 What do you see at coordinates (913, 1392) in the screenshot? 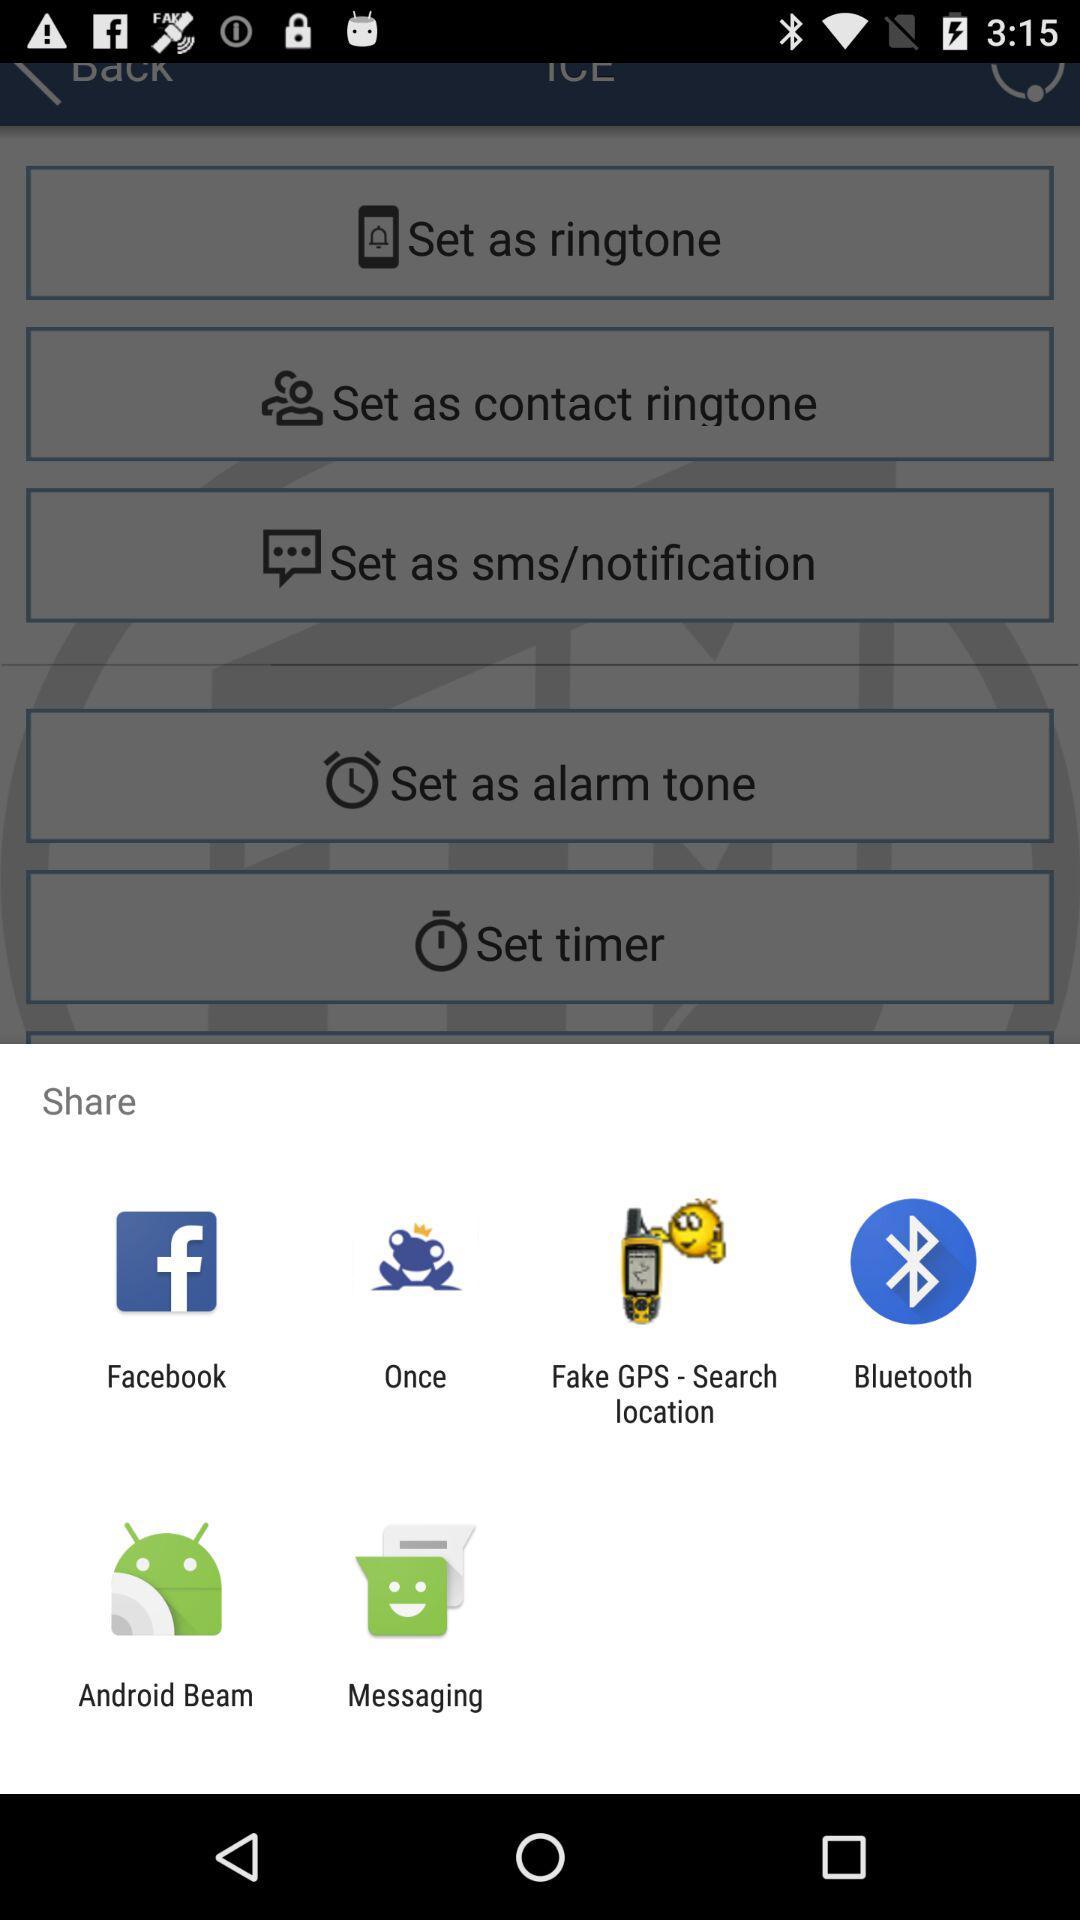
I see `the bluetooth app` at bounding box center [913, 1392].